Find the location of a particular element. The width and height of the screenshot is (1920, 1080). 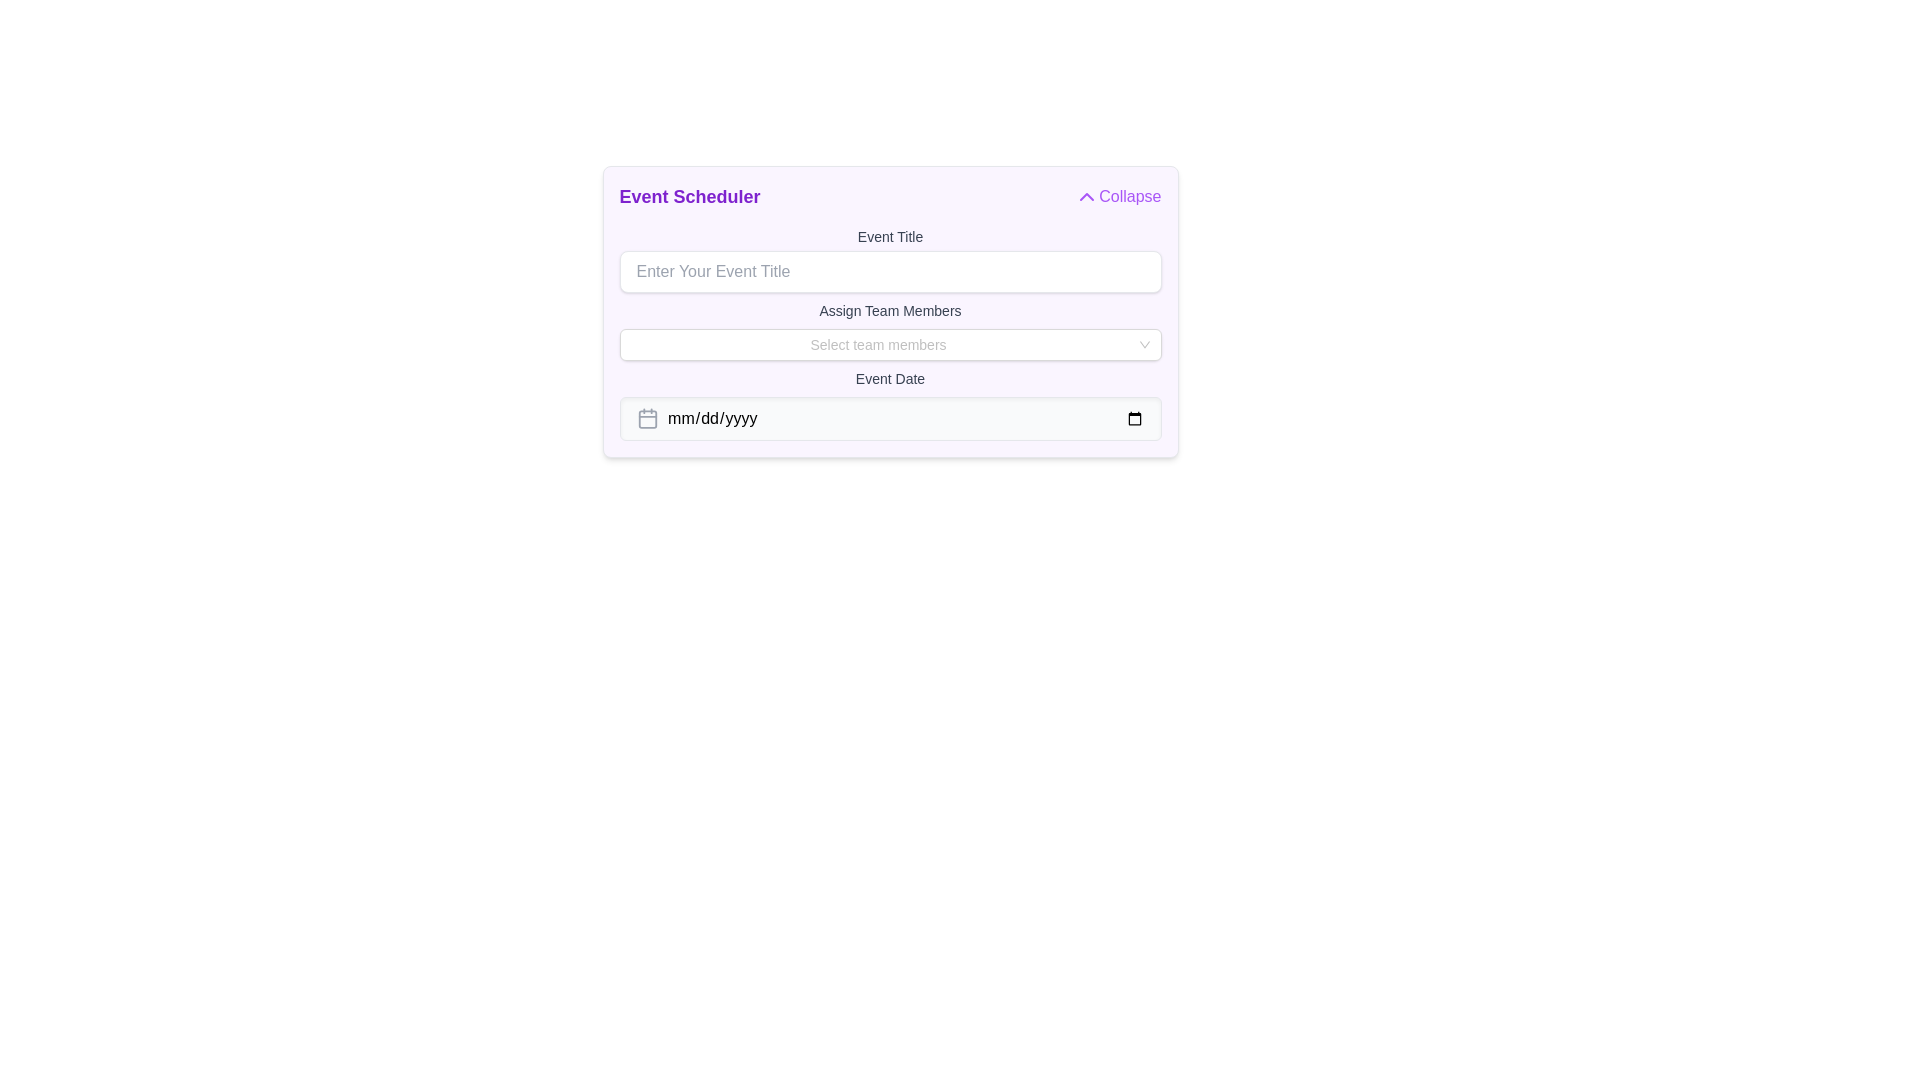

on the dropdown menu labeled 'Select team members' is located at coordinates (889, 343).